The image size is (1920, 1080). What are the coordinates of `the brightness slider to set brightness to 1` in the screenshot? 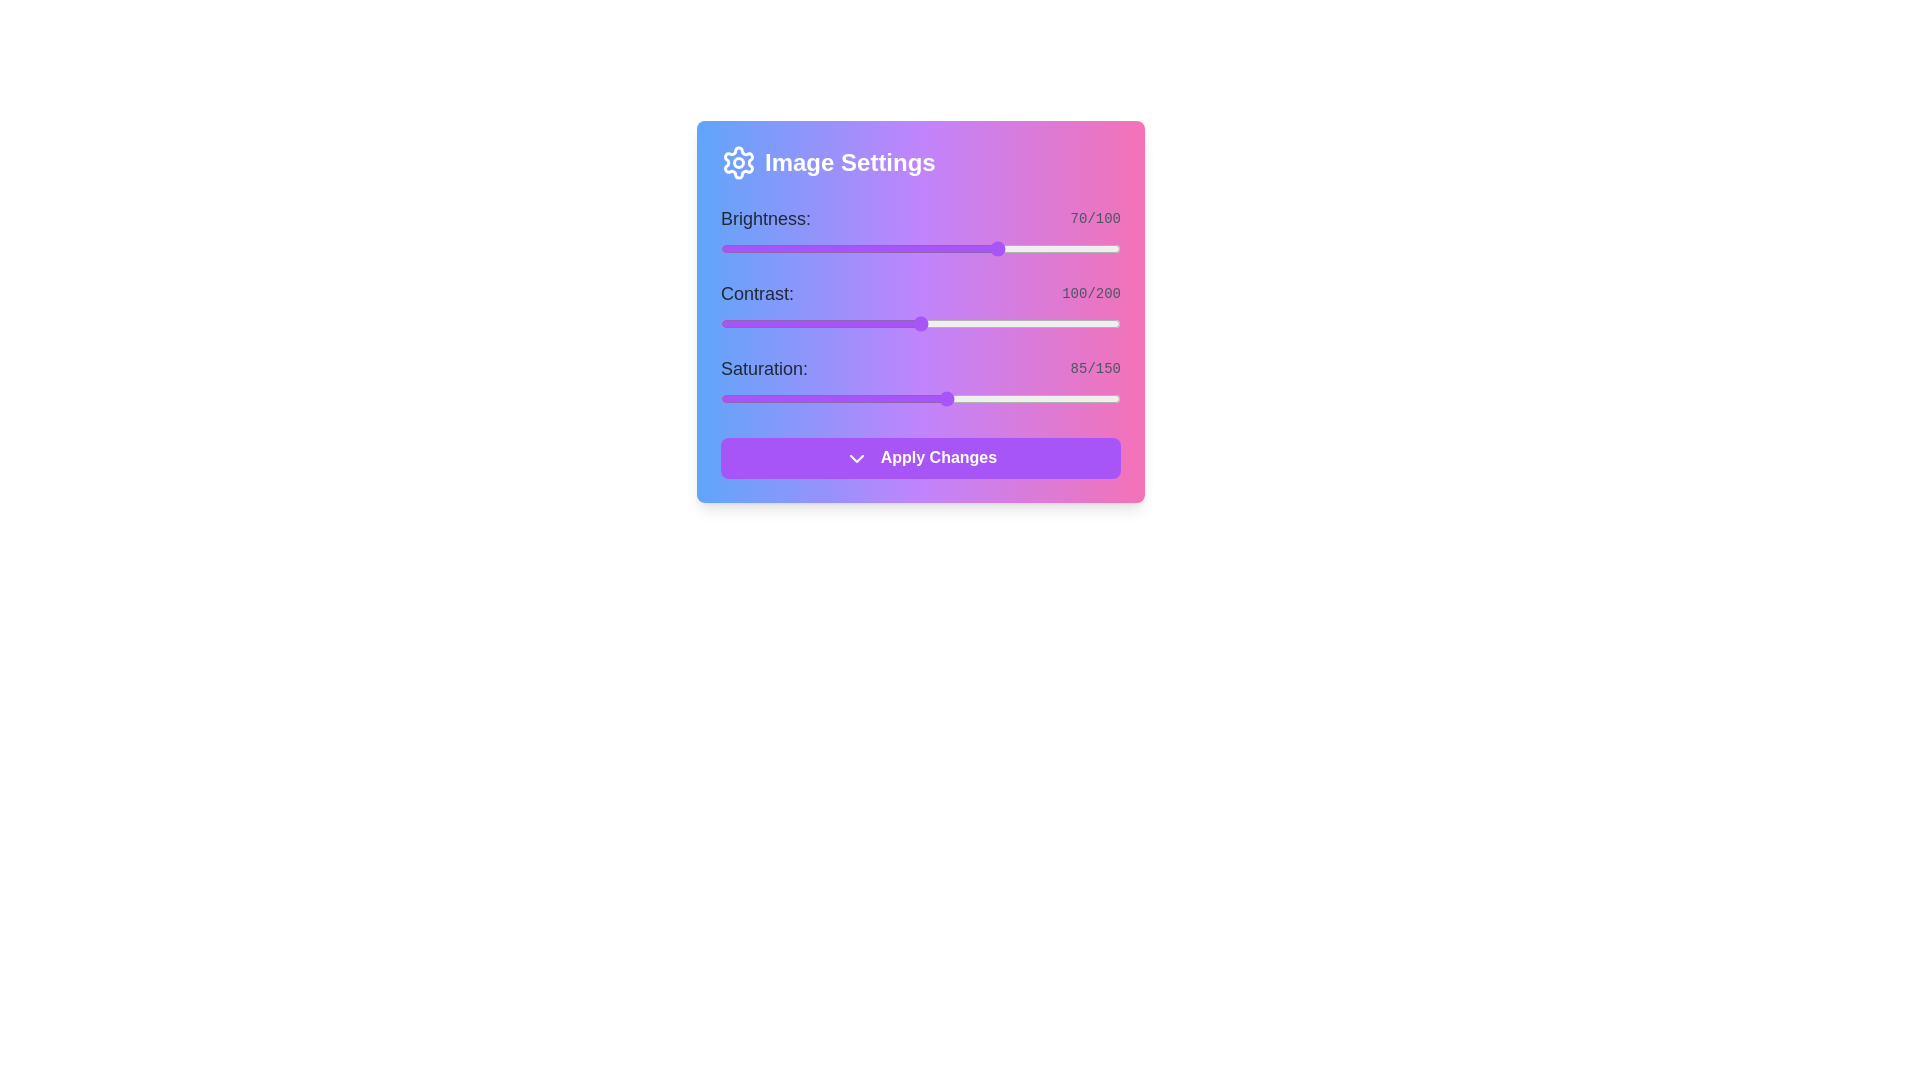 It's located at (723, 248).